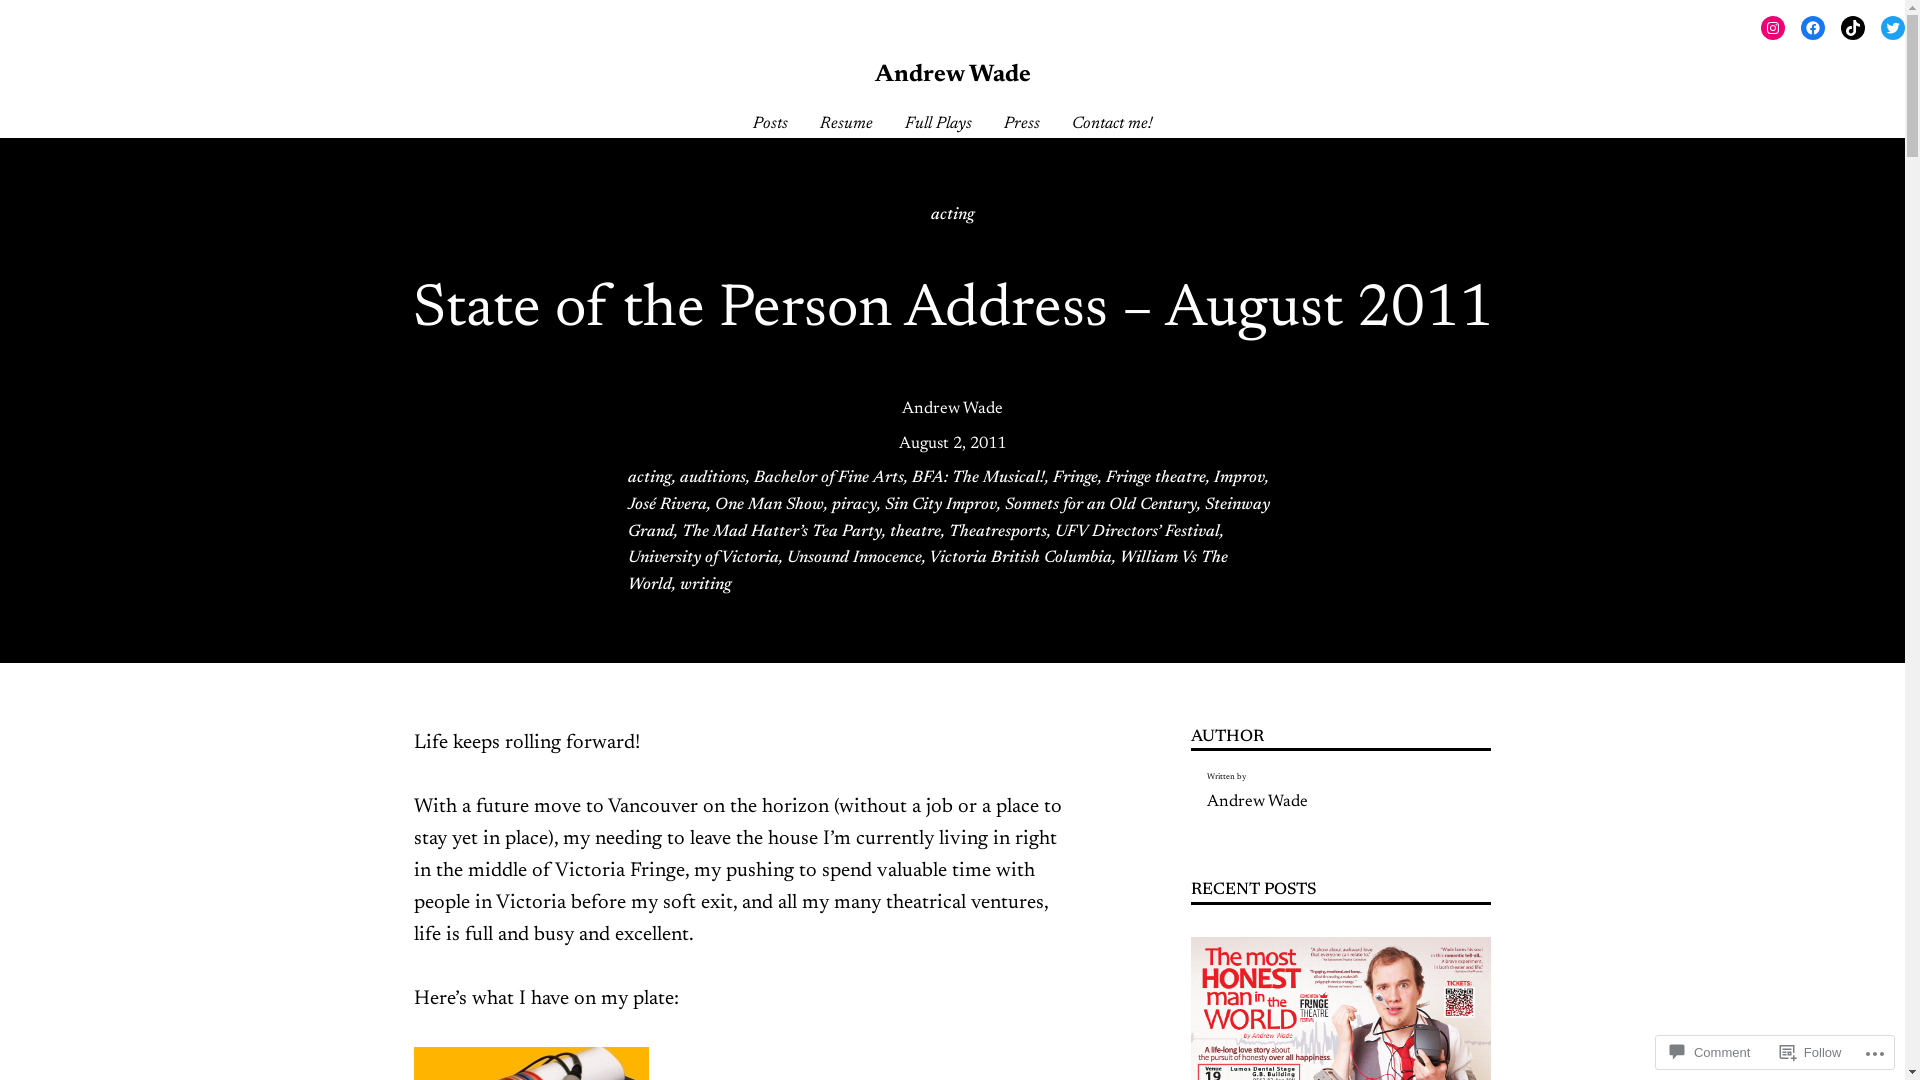 This screenshot has width=1920, height=1080. Describe the element at coordinates (769, 124) in the screenshot. I see `'Posts'` at that location.